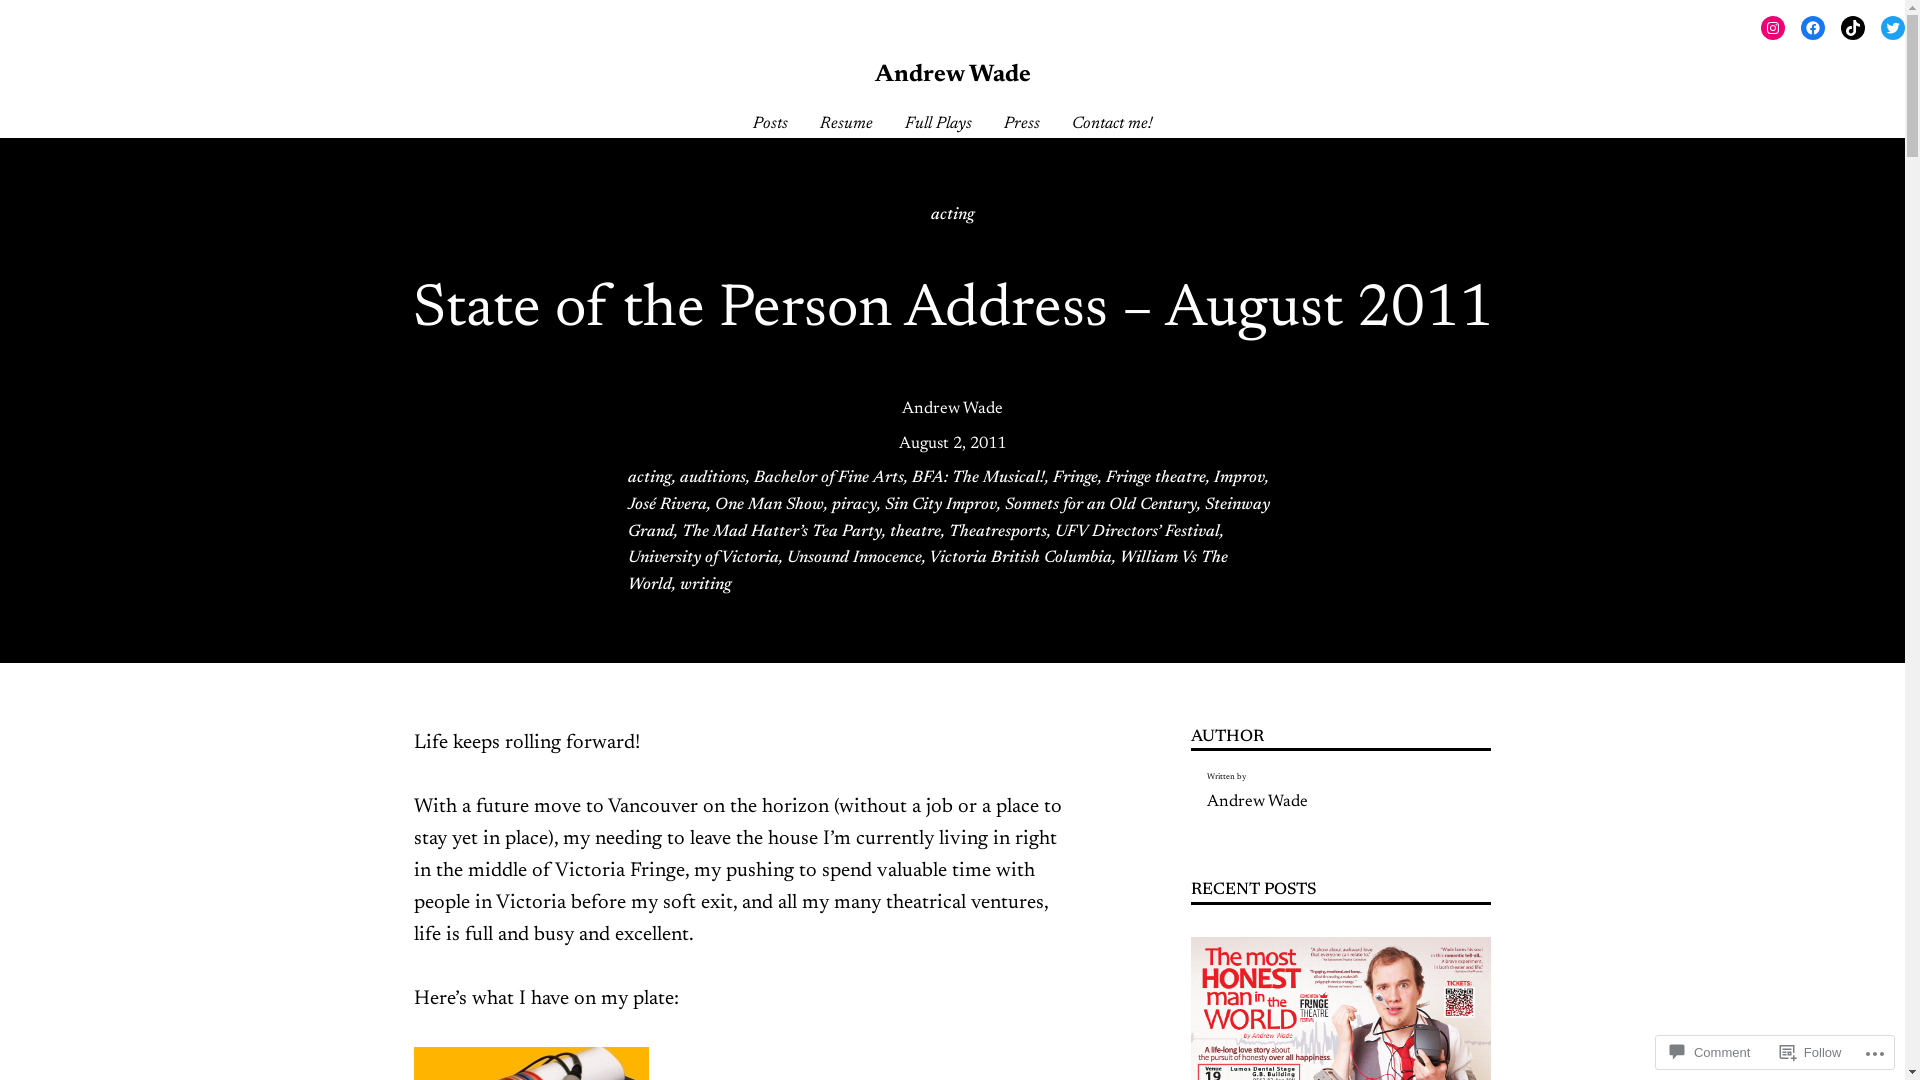 This screenshot has width=1920, height=1080. Describe the element at coordinates (769, 124) in the screenshot. I see `'Posts'` at that location.